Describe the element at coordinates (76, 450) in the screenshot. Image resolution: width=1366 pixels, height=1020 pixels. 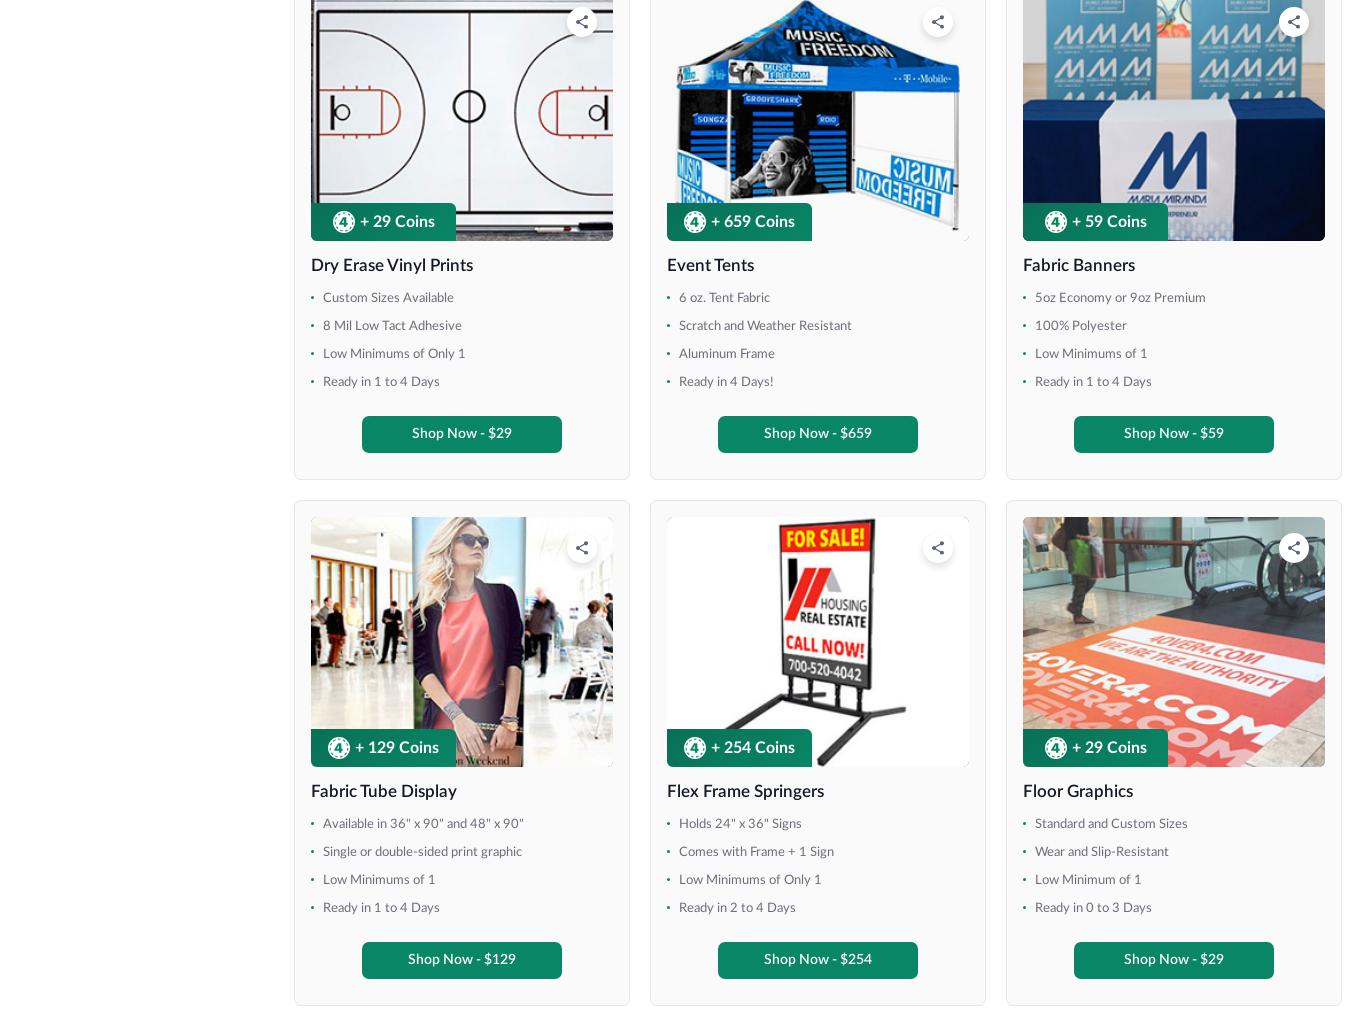
I see `'5' x 10''` at that location.